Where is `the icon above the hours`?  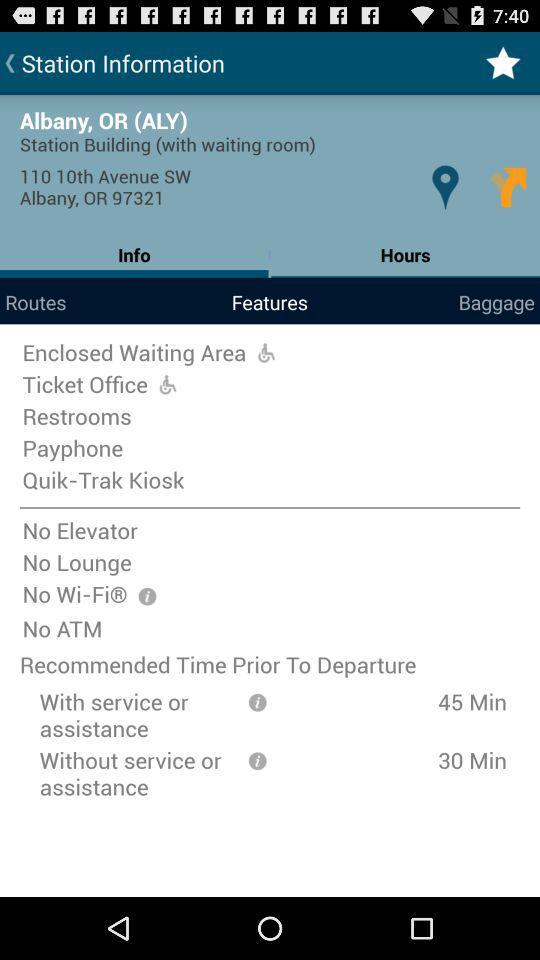 the icon above the hours is located at coordinates (508, 187).